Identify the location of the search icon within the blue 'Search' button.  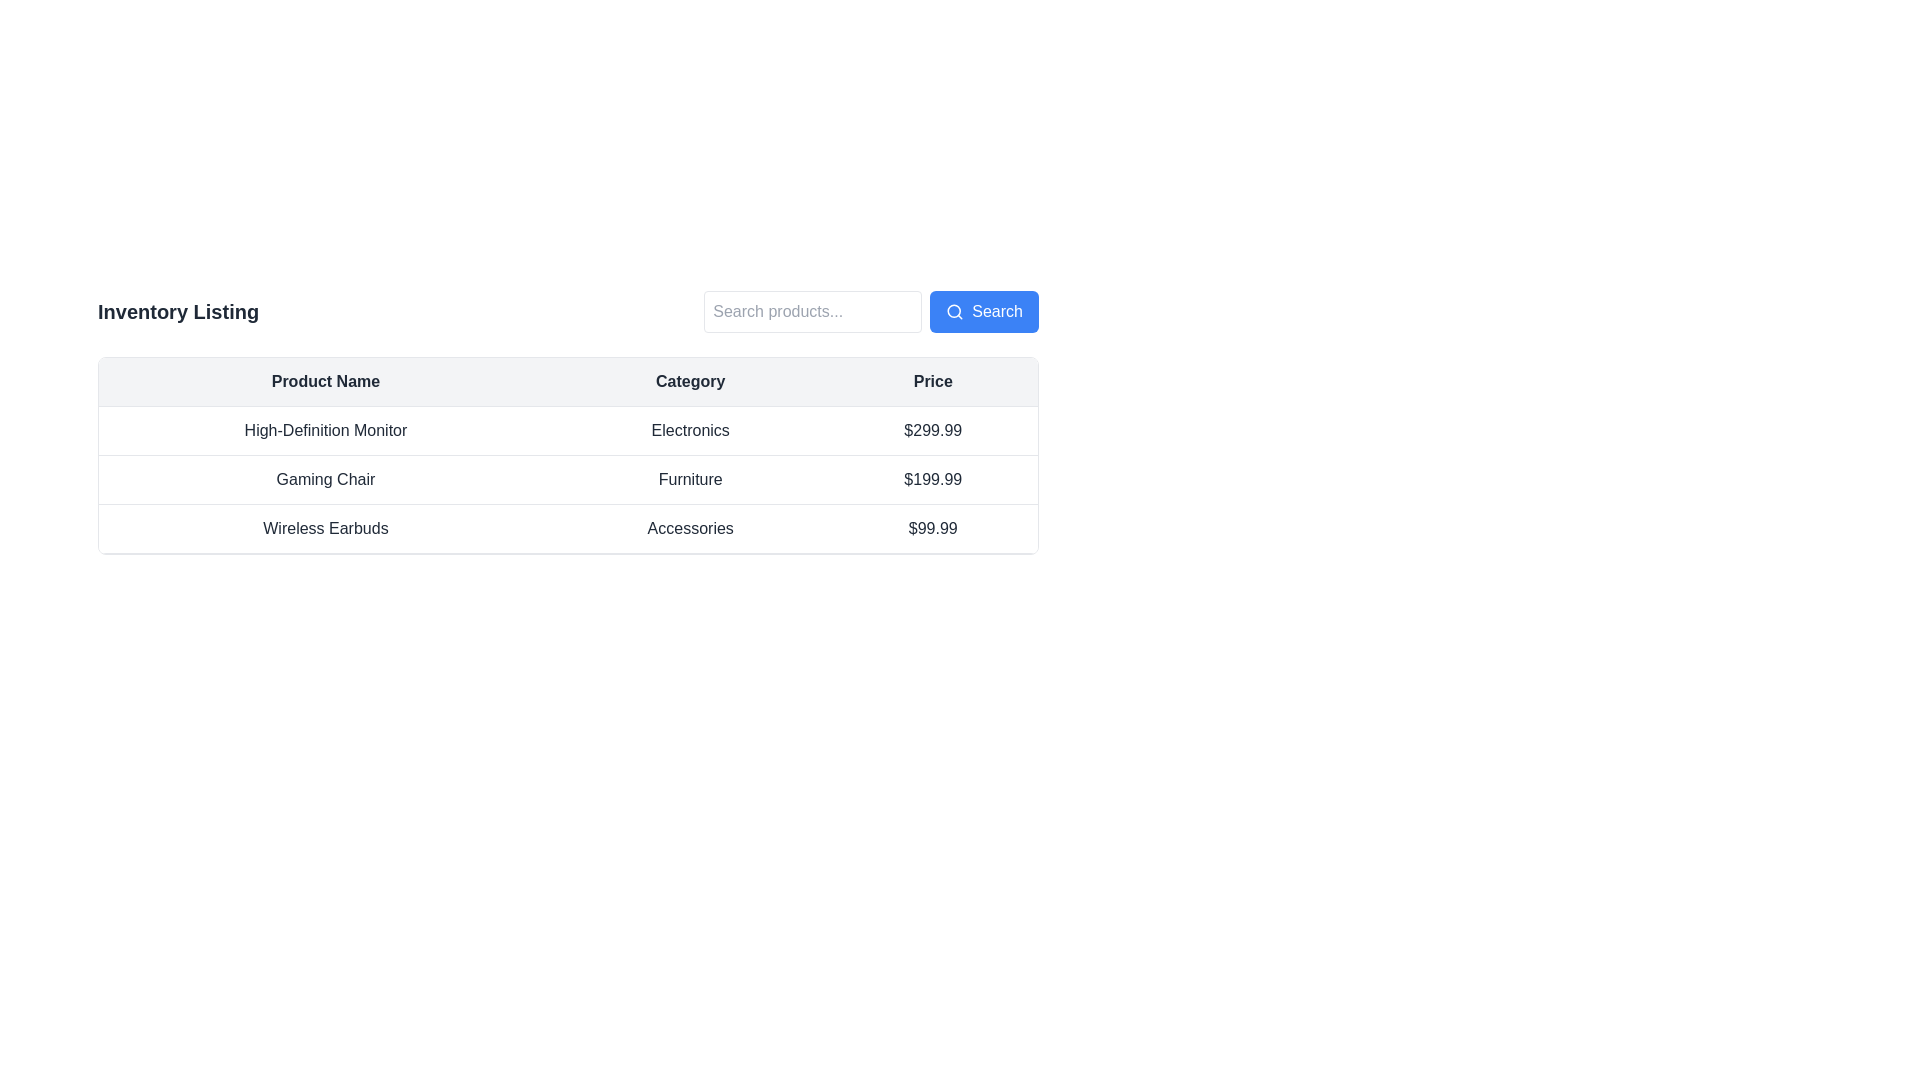
(954, 312).